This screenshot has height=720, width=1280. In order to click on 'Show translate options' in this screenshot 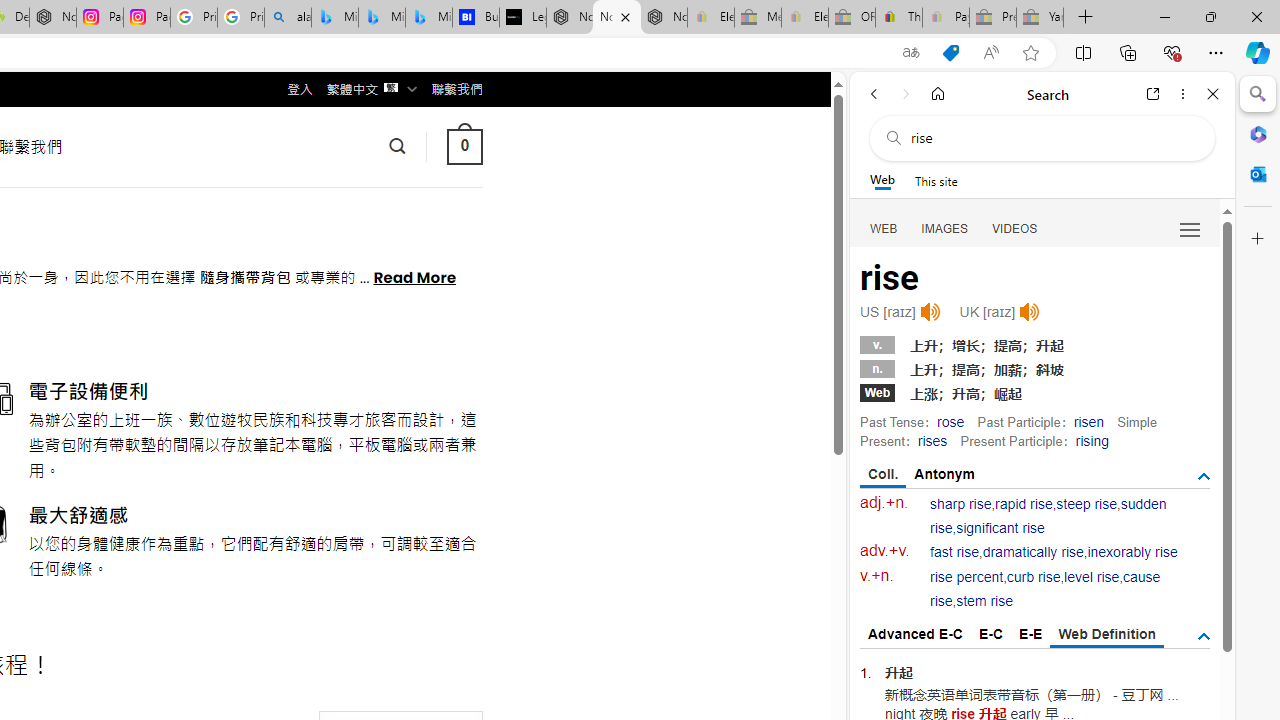, I will do `click(909, 52)`.